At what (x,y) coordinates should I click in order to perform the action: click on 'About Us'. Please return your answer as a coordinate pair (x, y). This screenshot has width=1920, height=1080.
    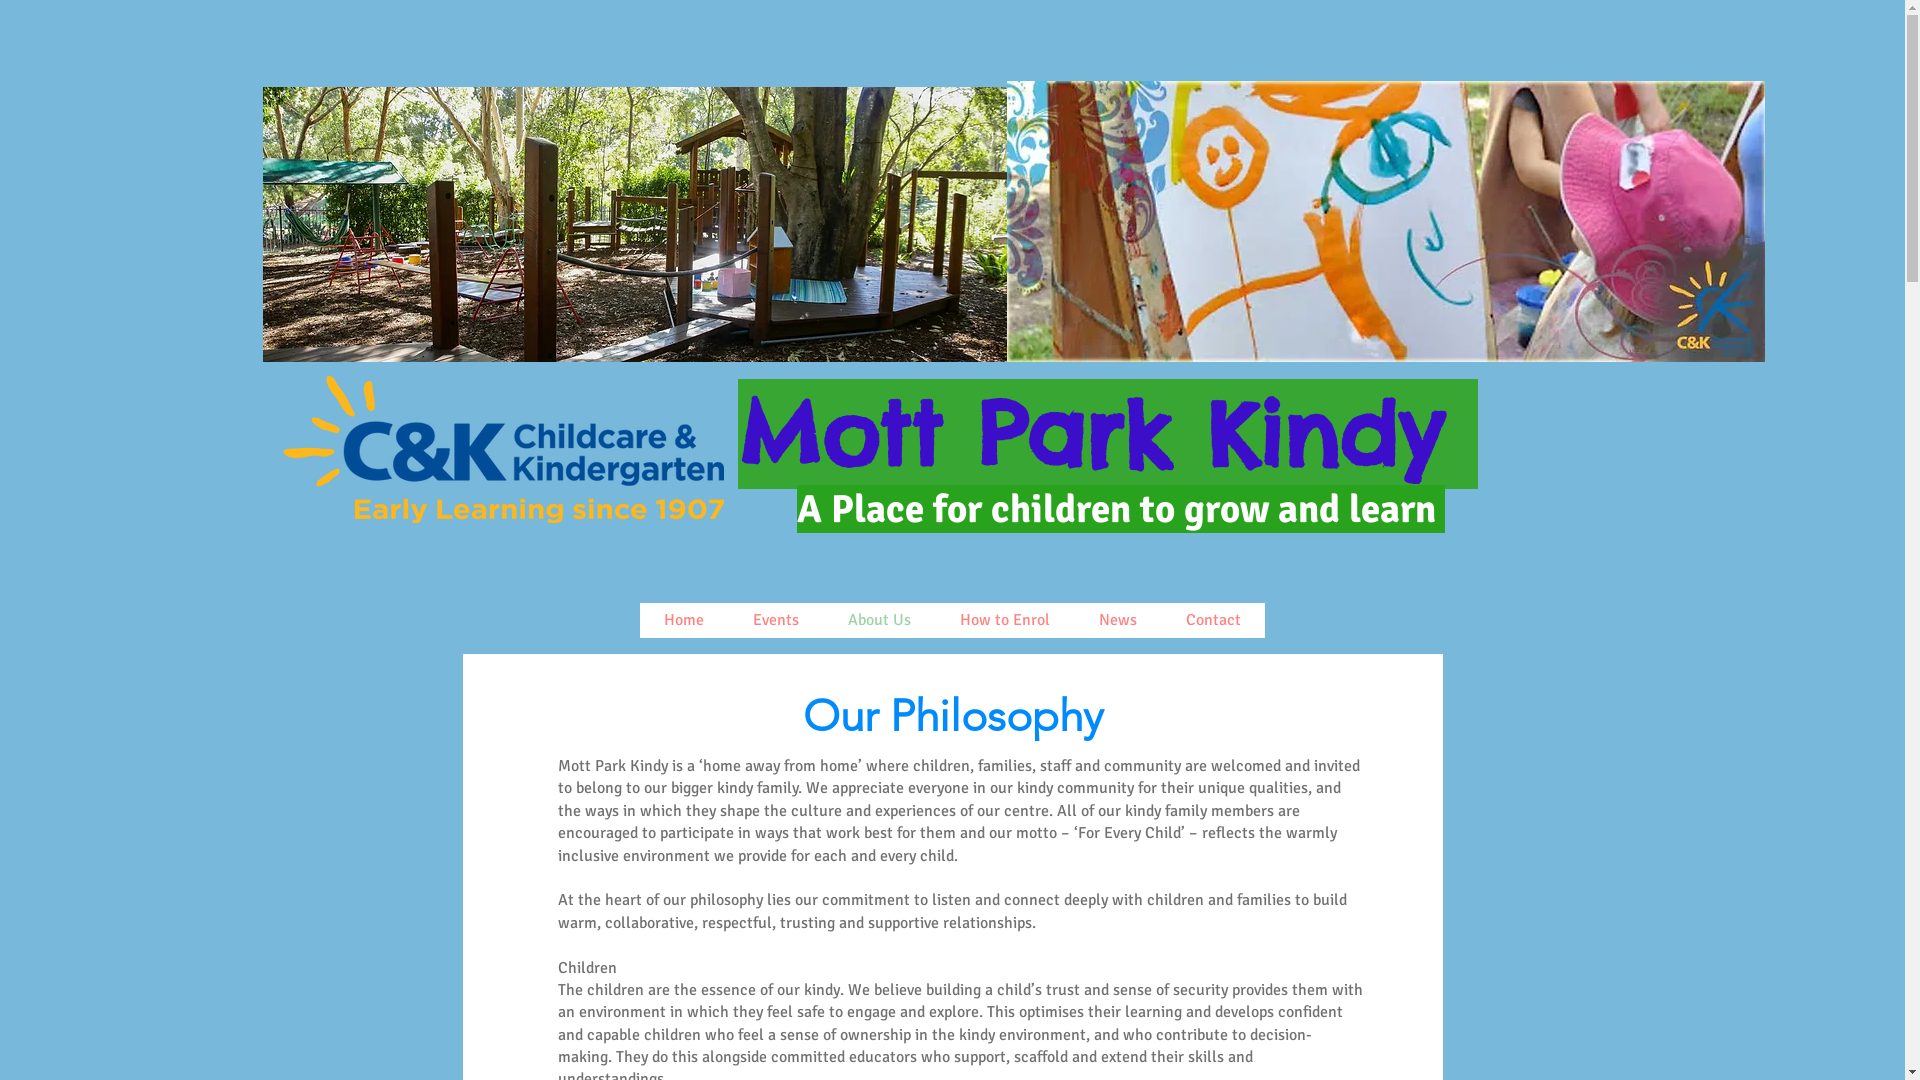
    Looking at the image, I should click on (878, 619).